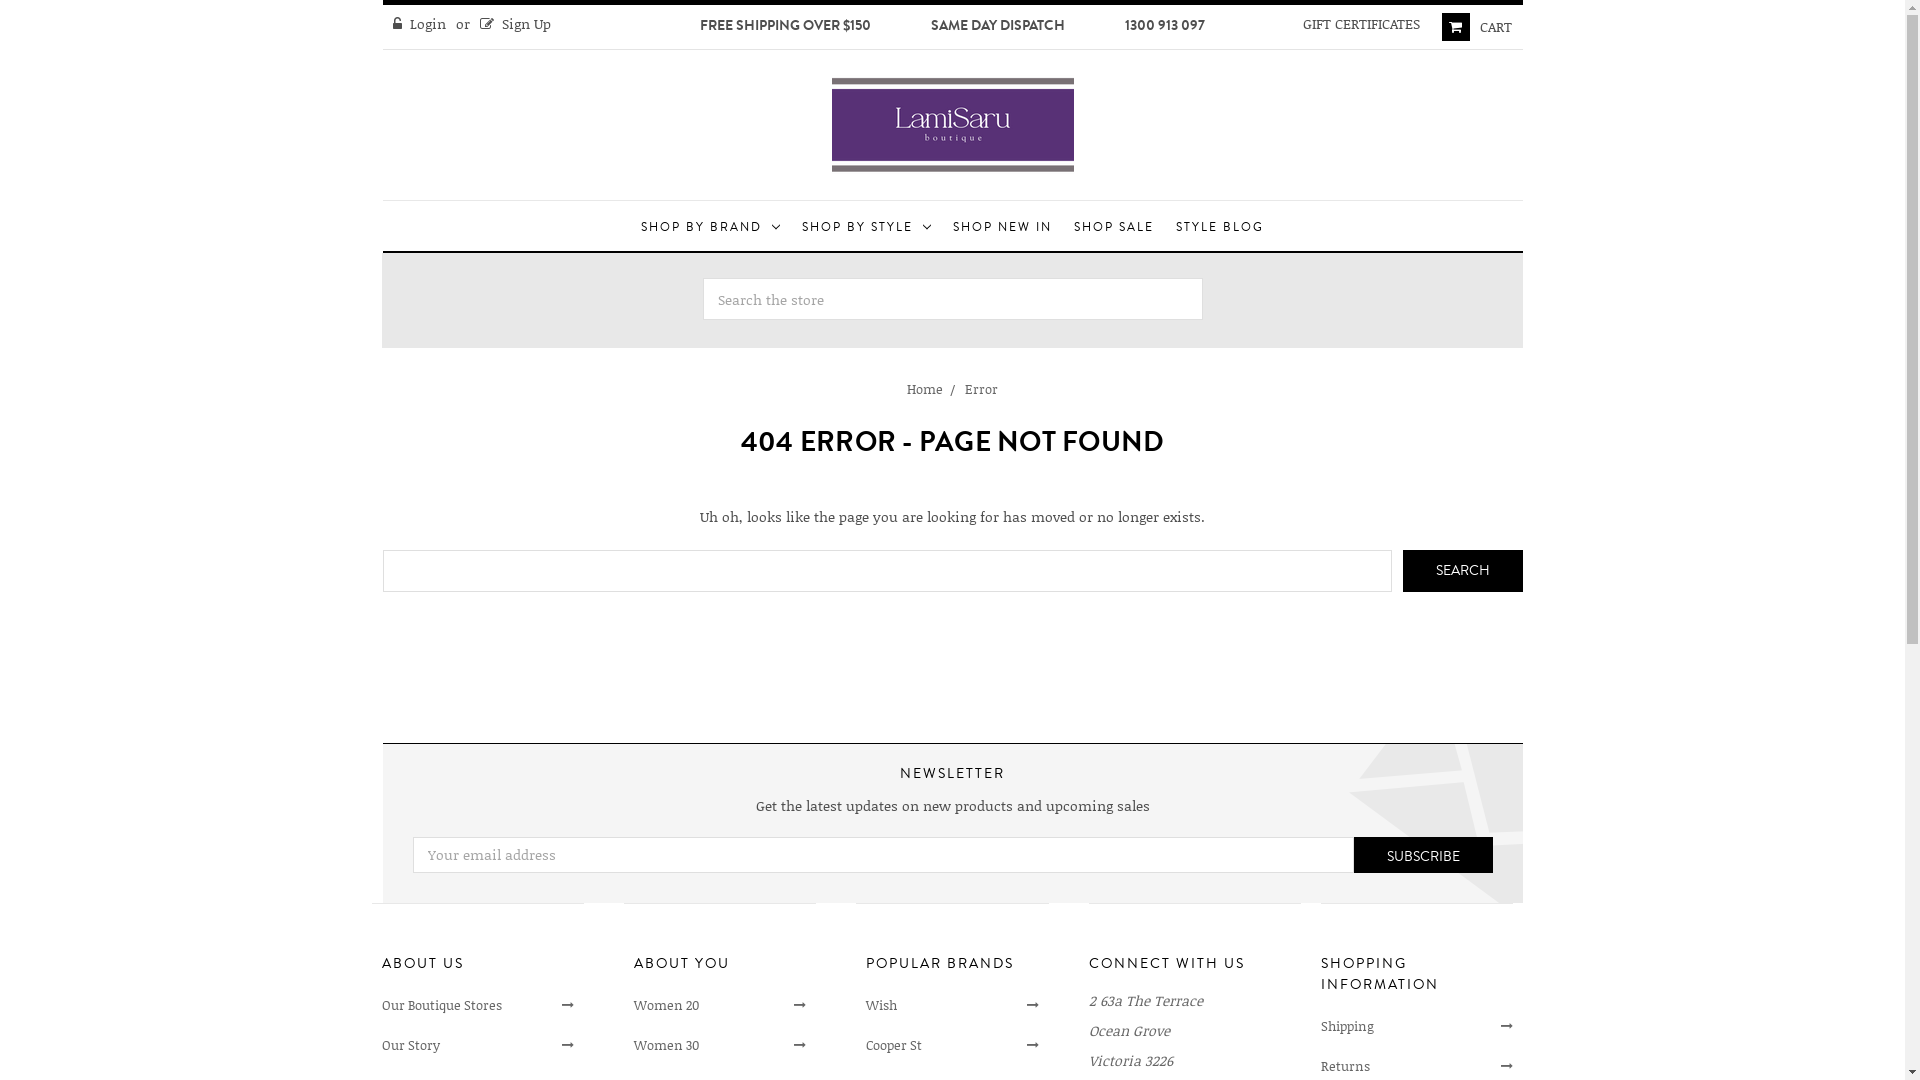  I want to click on 'Women 20', so click(720, 1006).